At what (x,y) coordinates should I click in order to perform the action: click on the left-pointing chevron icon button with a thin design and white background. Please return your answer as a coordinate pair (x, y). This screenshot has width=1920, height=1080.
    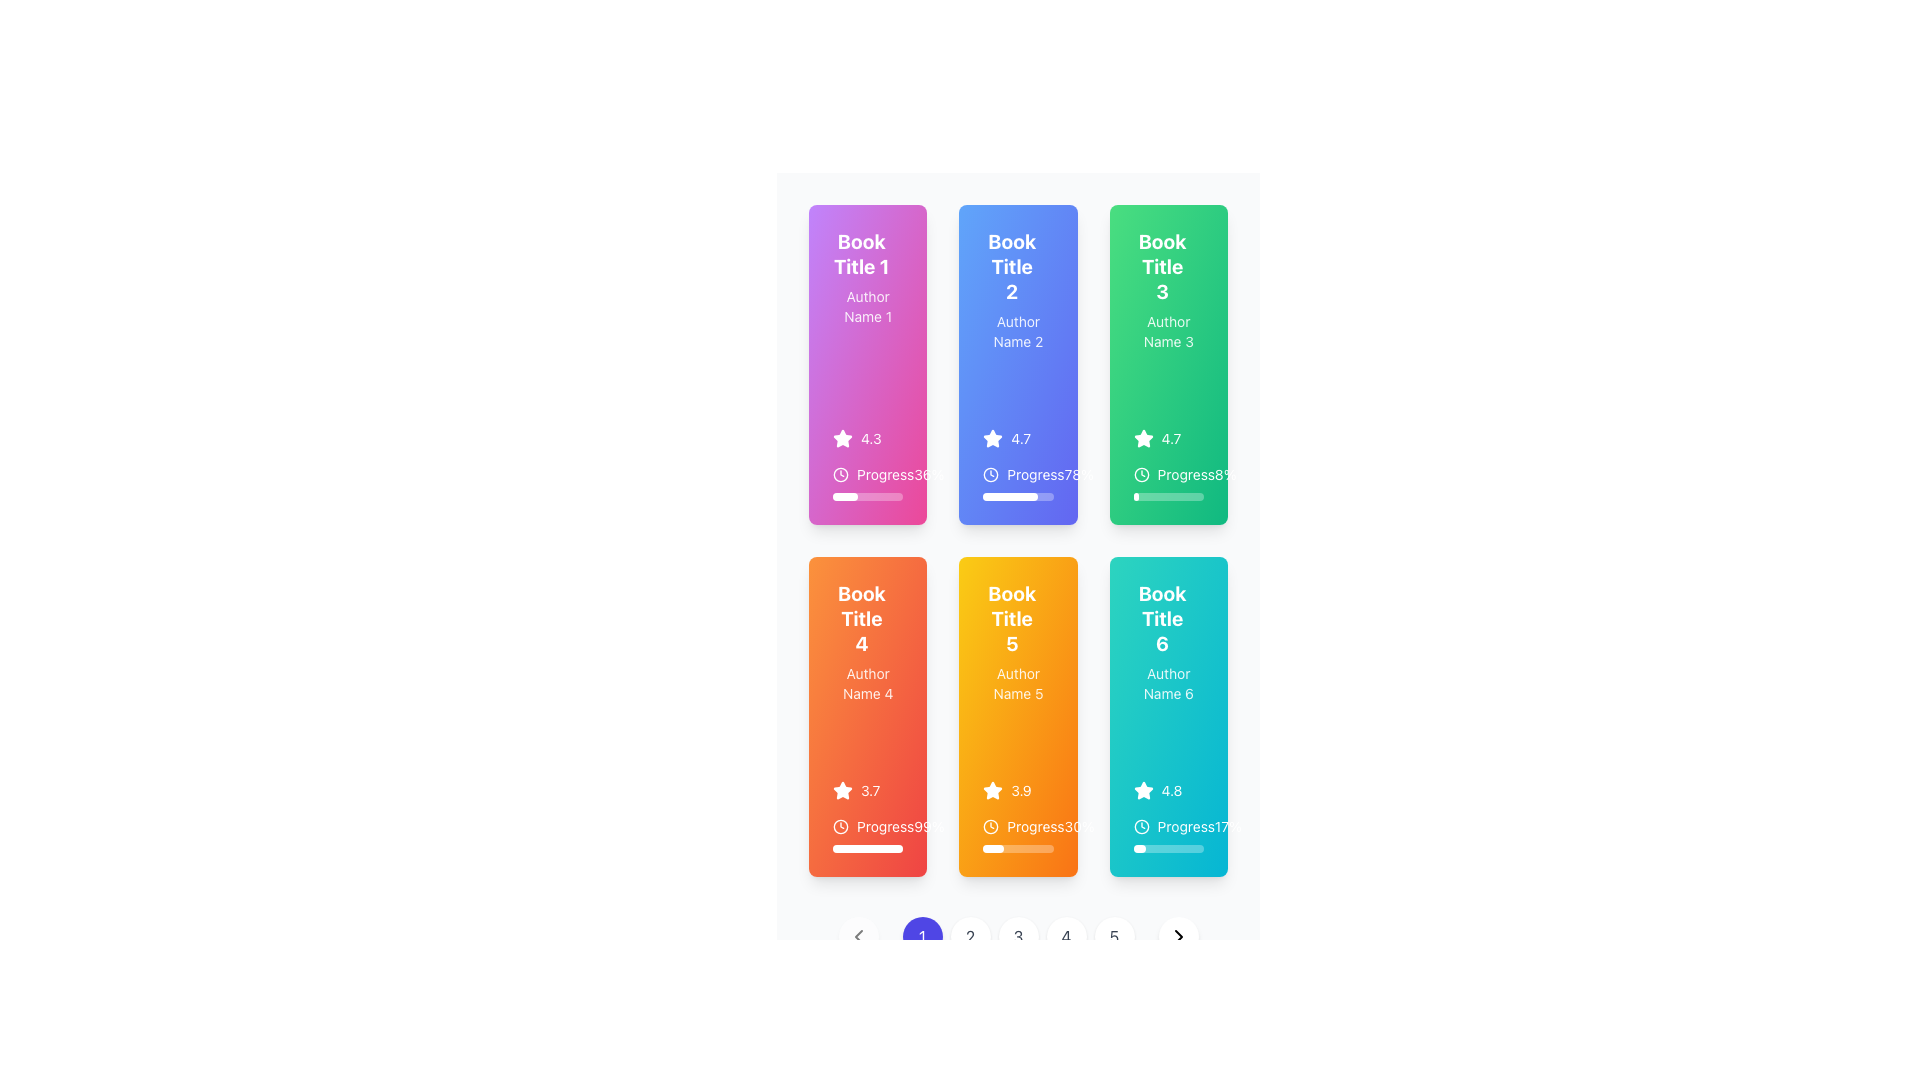
    Looking at the image, I should click on (858, 937).